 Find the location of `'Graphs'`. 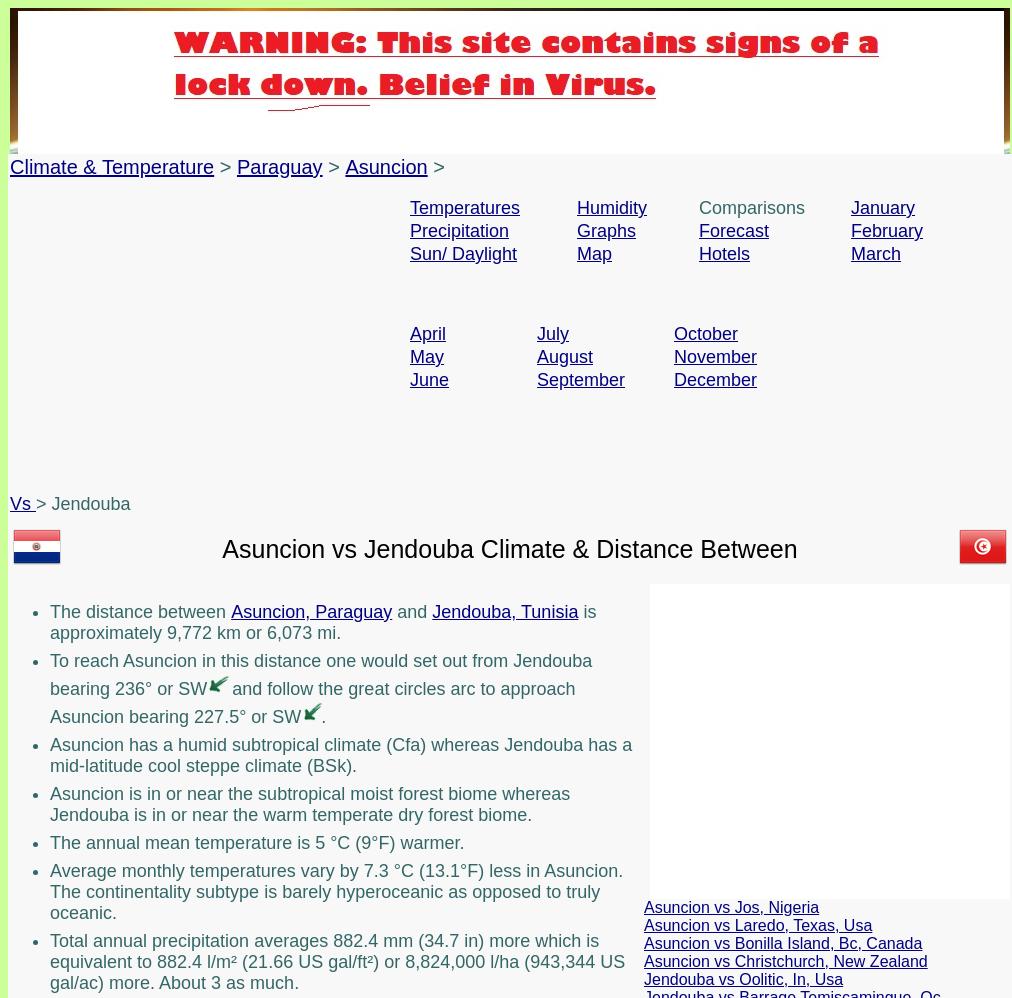

'Graphs' is located at coordinates (605, 231).